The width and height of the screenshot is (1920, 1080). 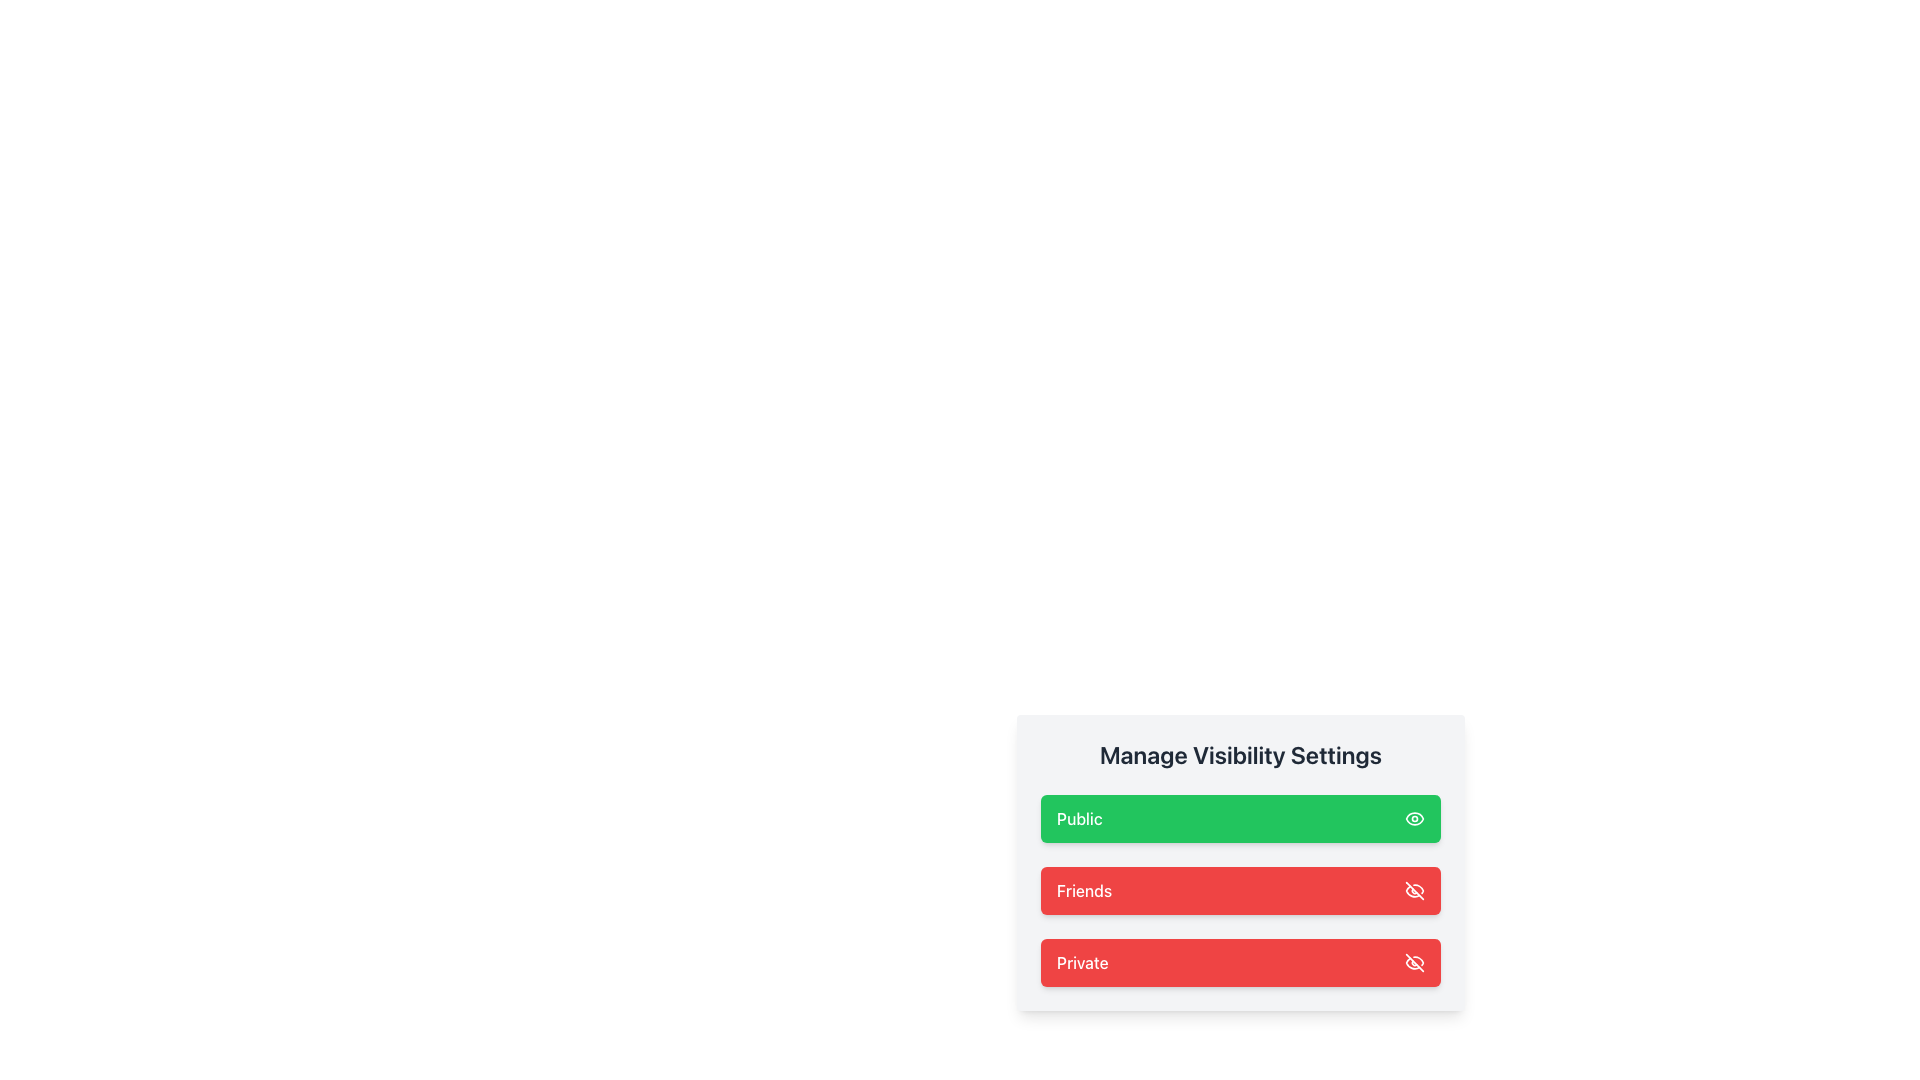 I want to click on the red eye icon with a 'crossed-out' motif, so click(x=1414, y=890).